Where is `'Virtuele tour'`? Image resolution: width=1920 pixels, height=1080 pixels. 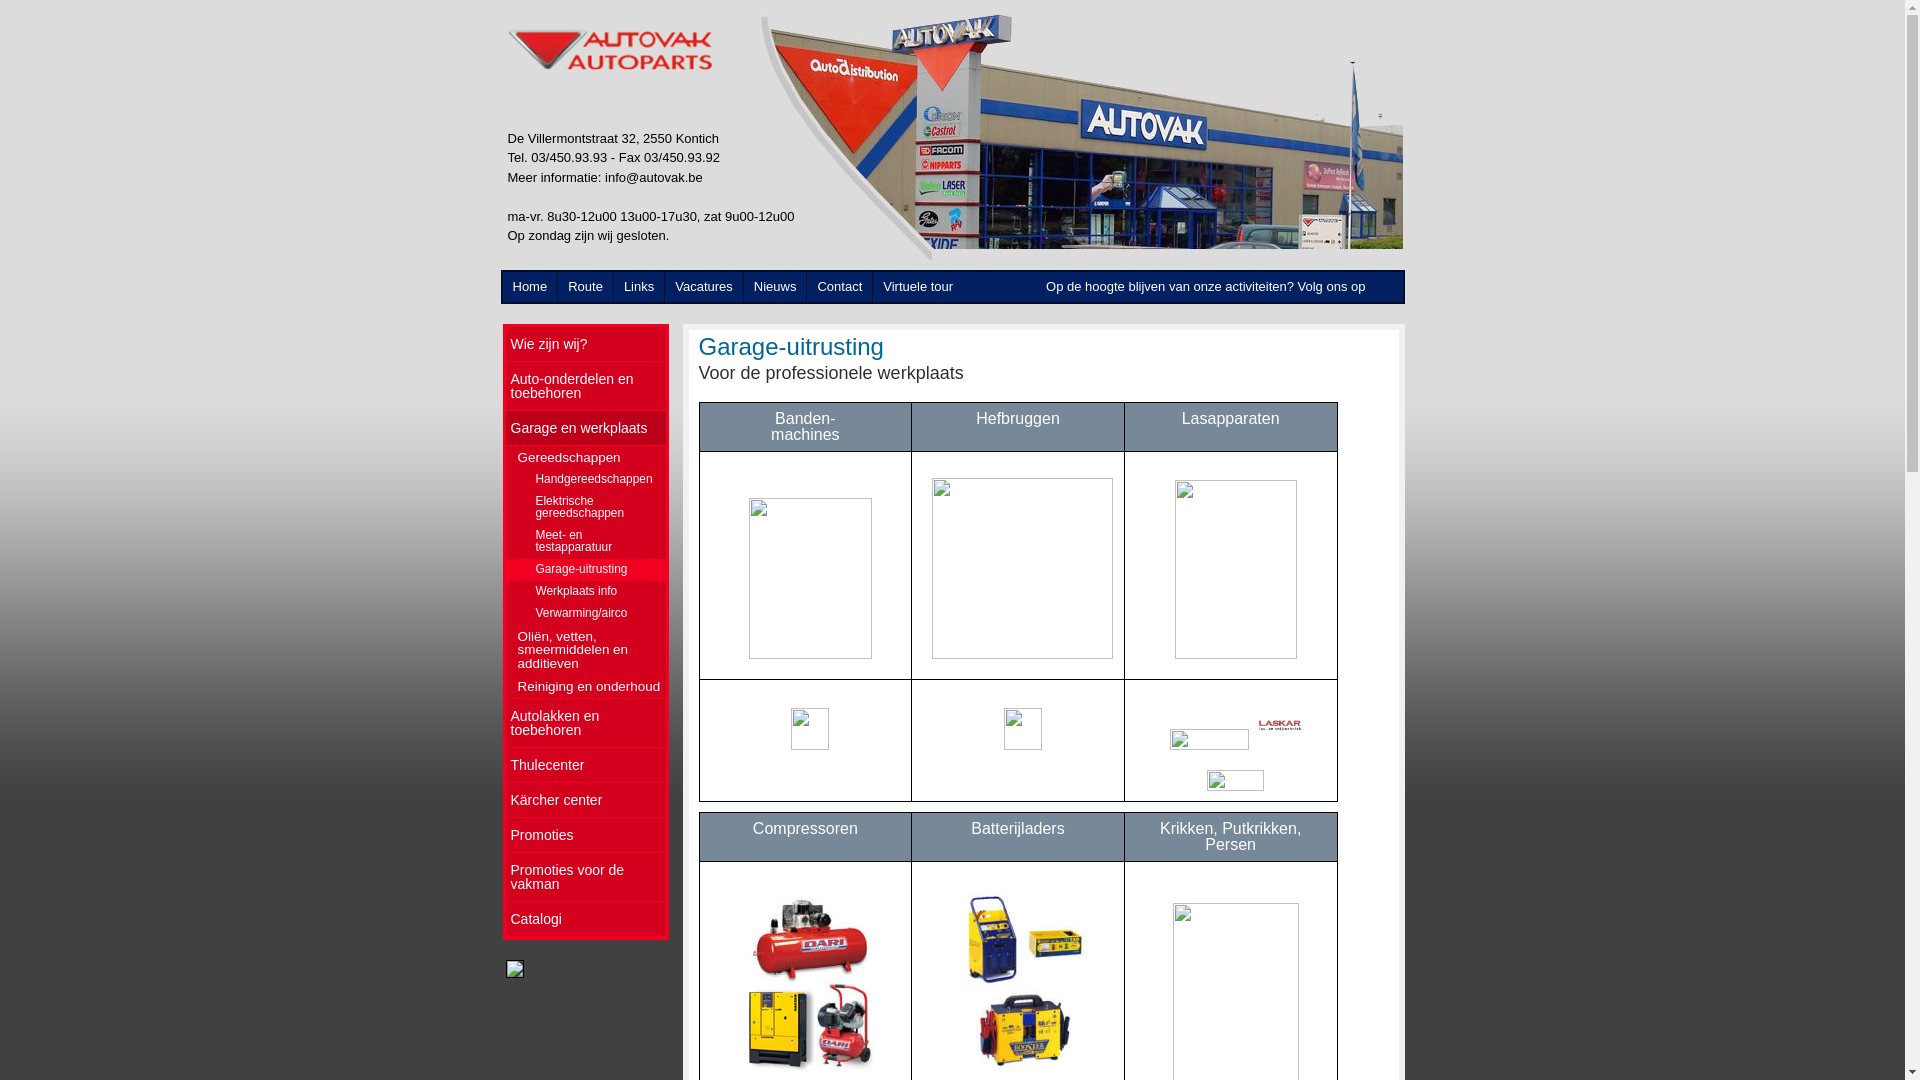 'Virtuele tour' is located at coordinates (916, 287).